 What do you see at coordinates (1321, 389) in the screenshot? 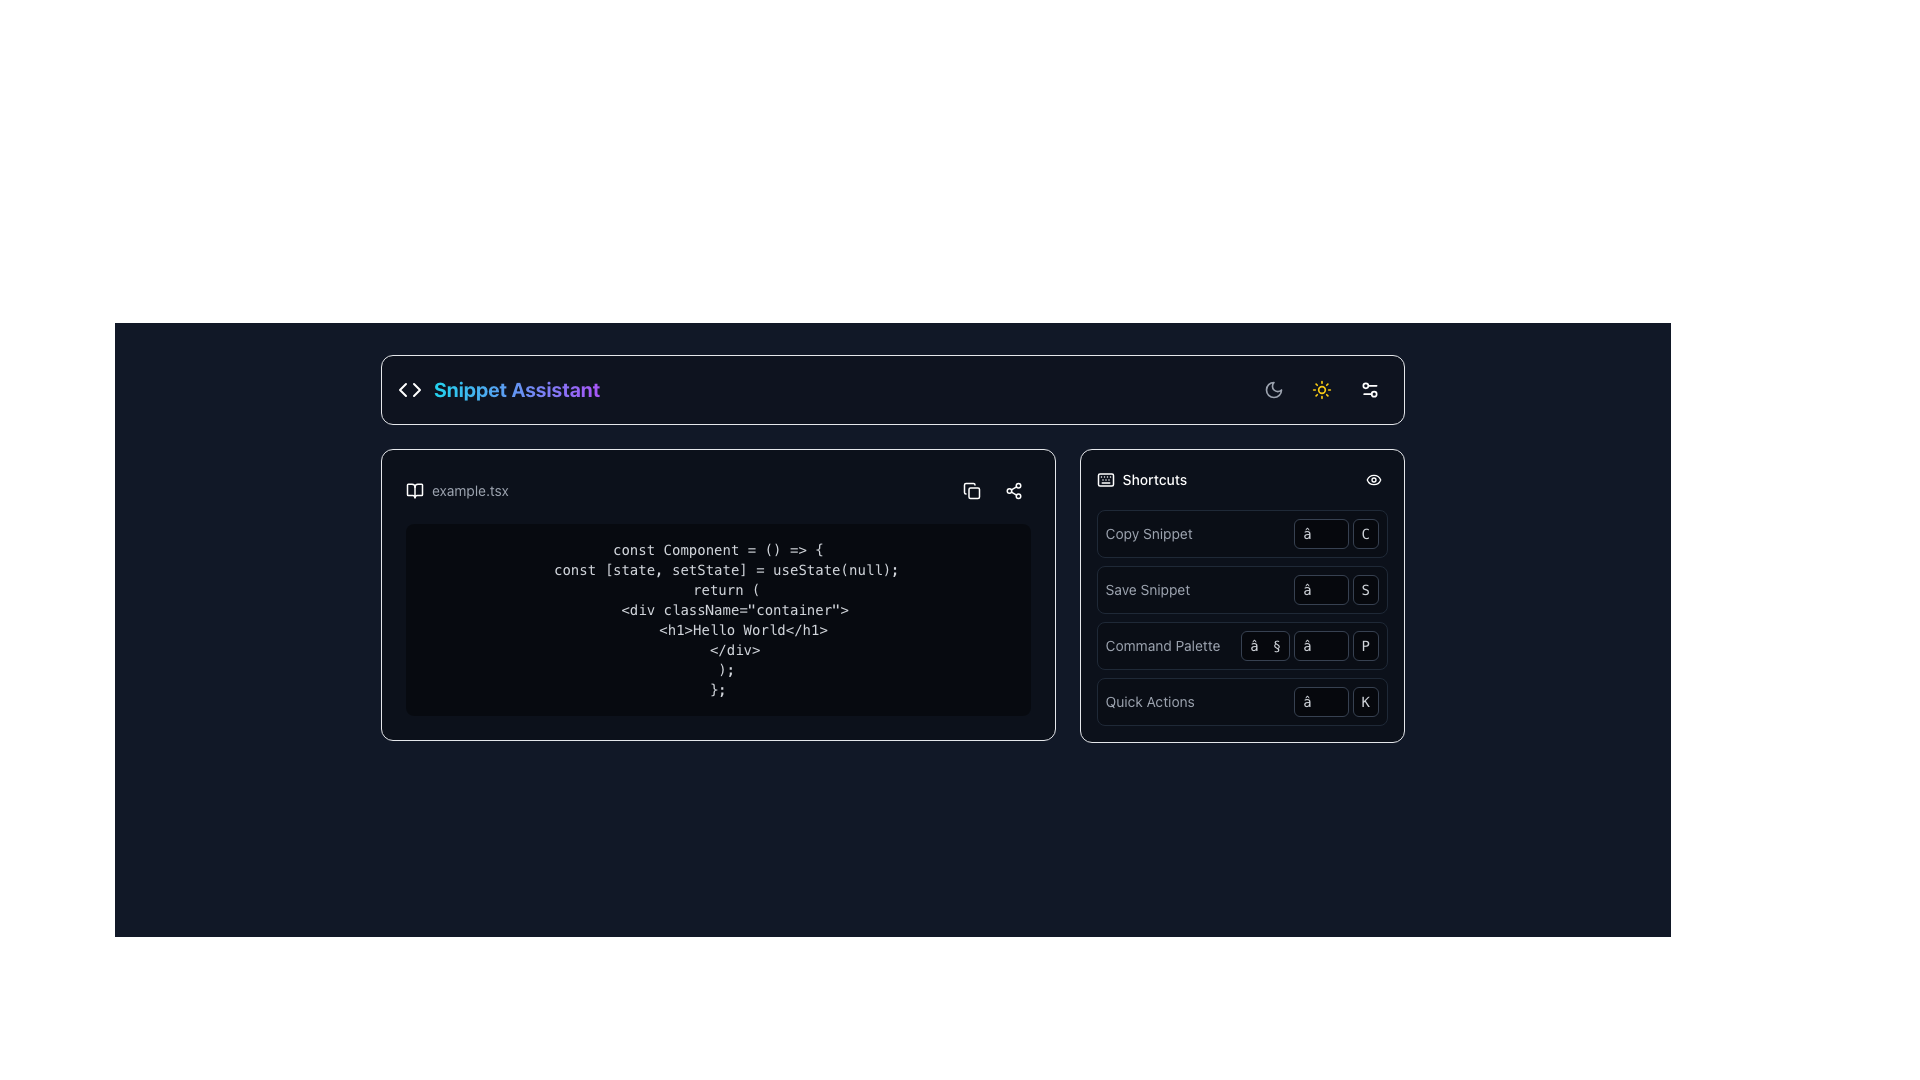
I see `the sun icon button in the top-right corner` at bounding box center [1321, 389].